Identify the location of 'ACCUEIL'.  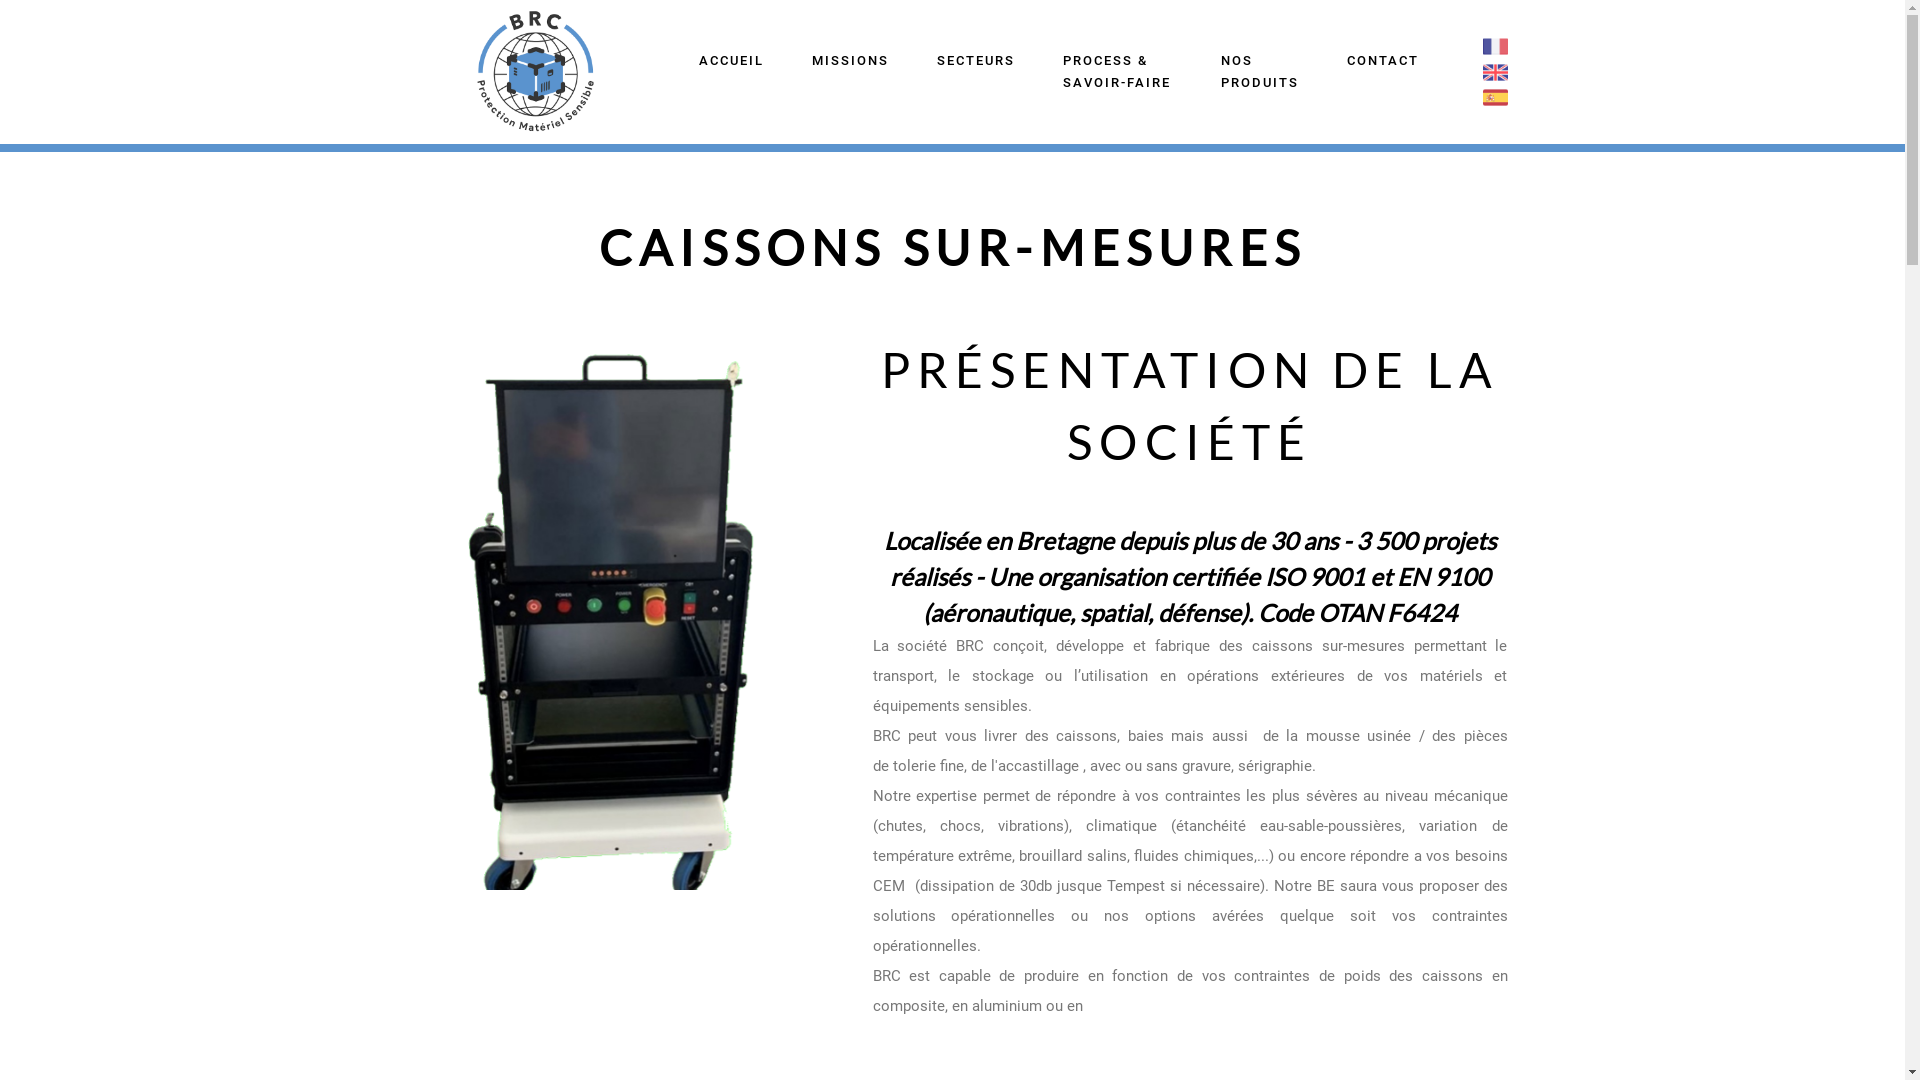
(691, 60).